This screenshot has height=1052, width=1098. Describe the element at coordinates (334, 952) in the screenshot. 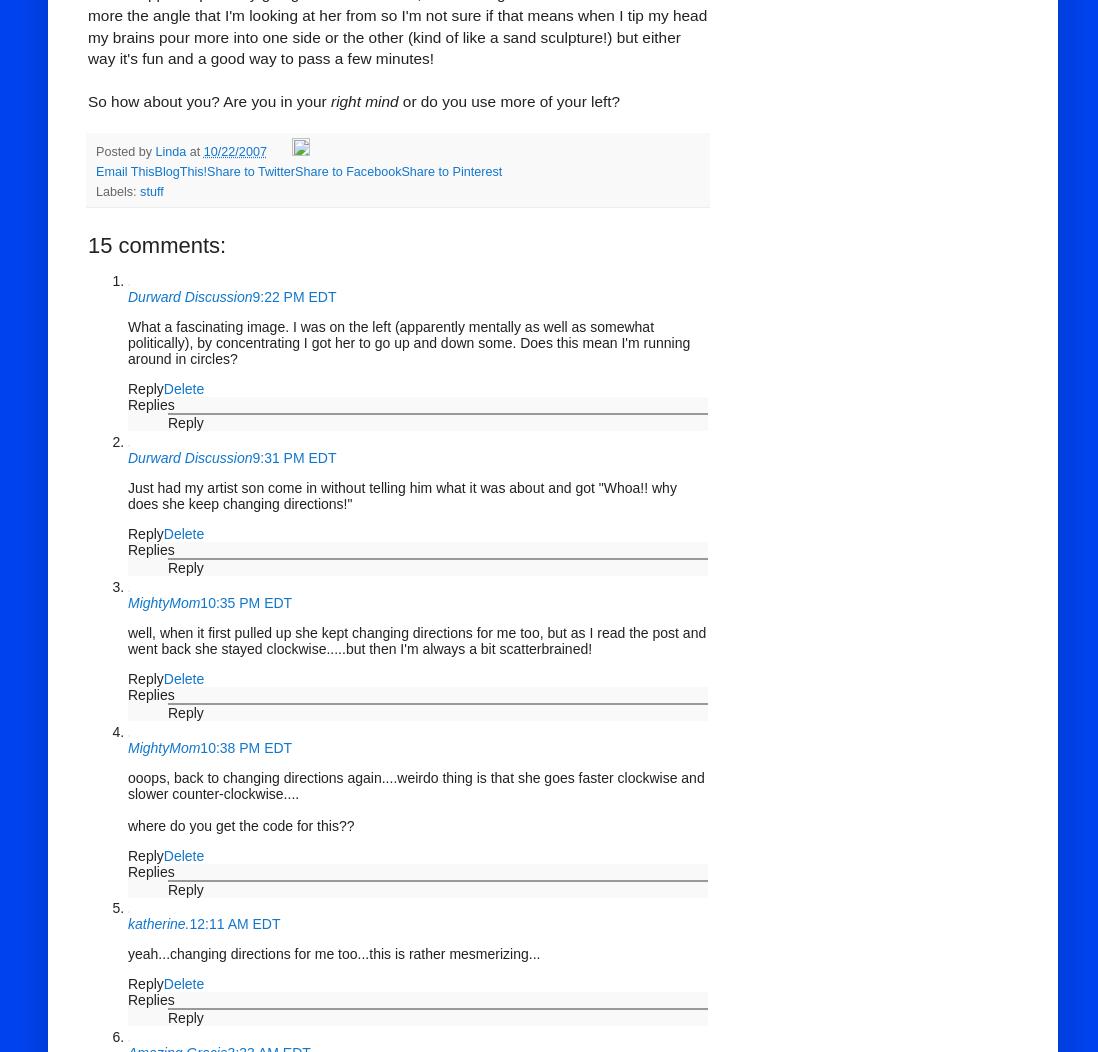

I see `'yeah...changing directions for me too...this is rather mesmerizing...'` at that location.